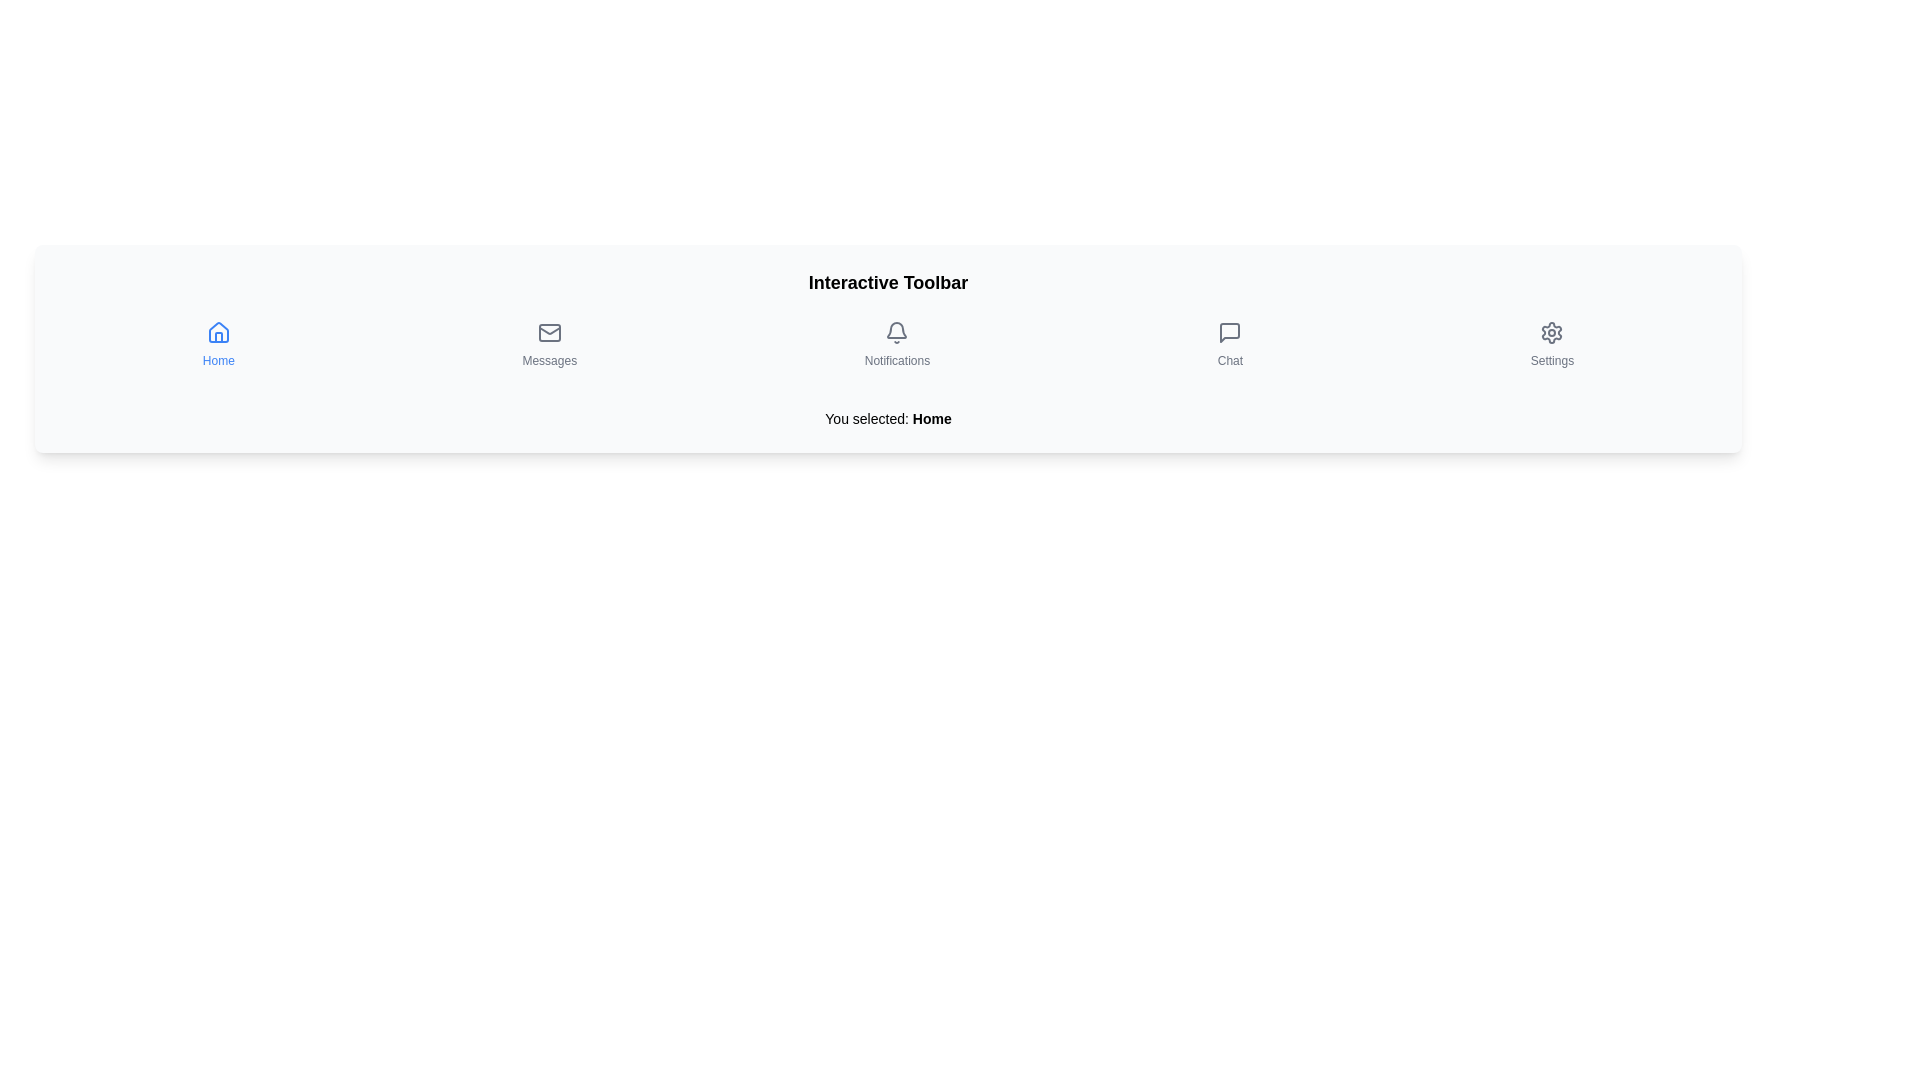 The width and height of the screenshot is (1920, 1080). What do you see at coordinates (1229, 361) in the screenshot?
I see `'Chat' text label located beneath the chat bubble icon in the fourth position of the horizontal toolbar` at bounding box center [1229, 361].